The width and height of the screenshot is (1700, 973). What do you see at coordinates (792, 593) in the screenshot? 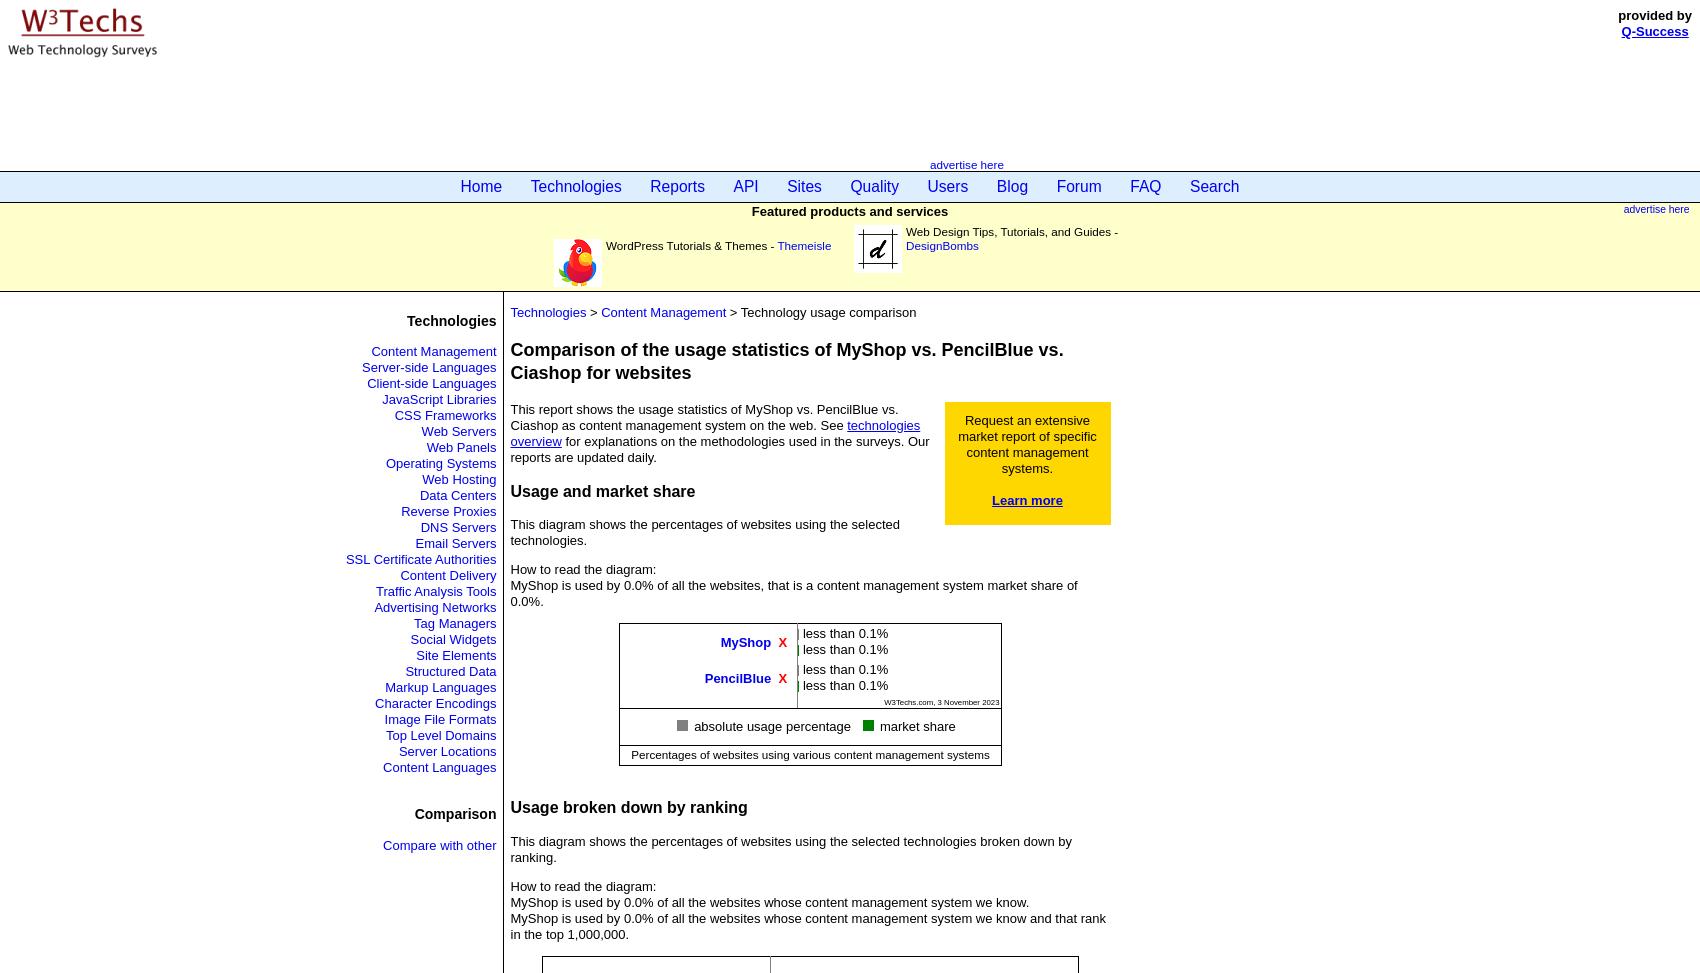
I see `'MyShop is used by 0.0% of all the websites, that is a content management system market share of 0.0%.'` at bounding box center [792, 593].